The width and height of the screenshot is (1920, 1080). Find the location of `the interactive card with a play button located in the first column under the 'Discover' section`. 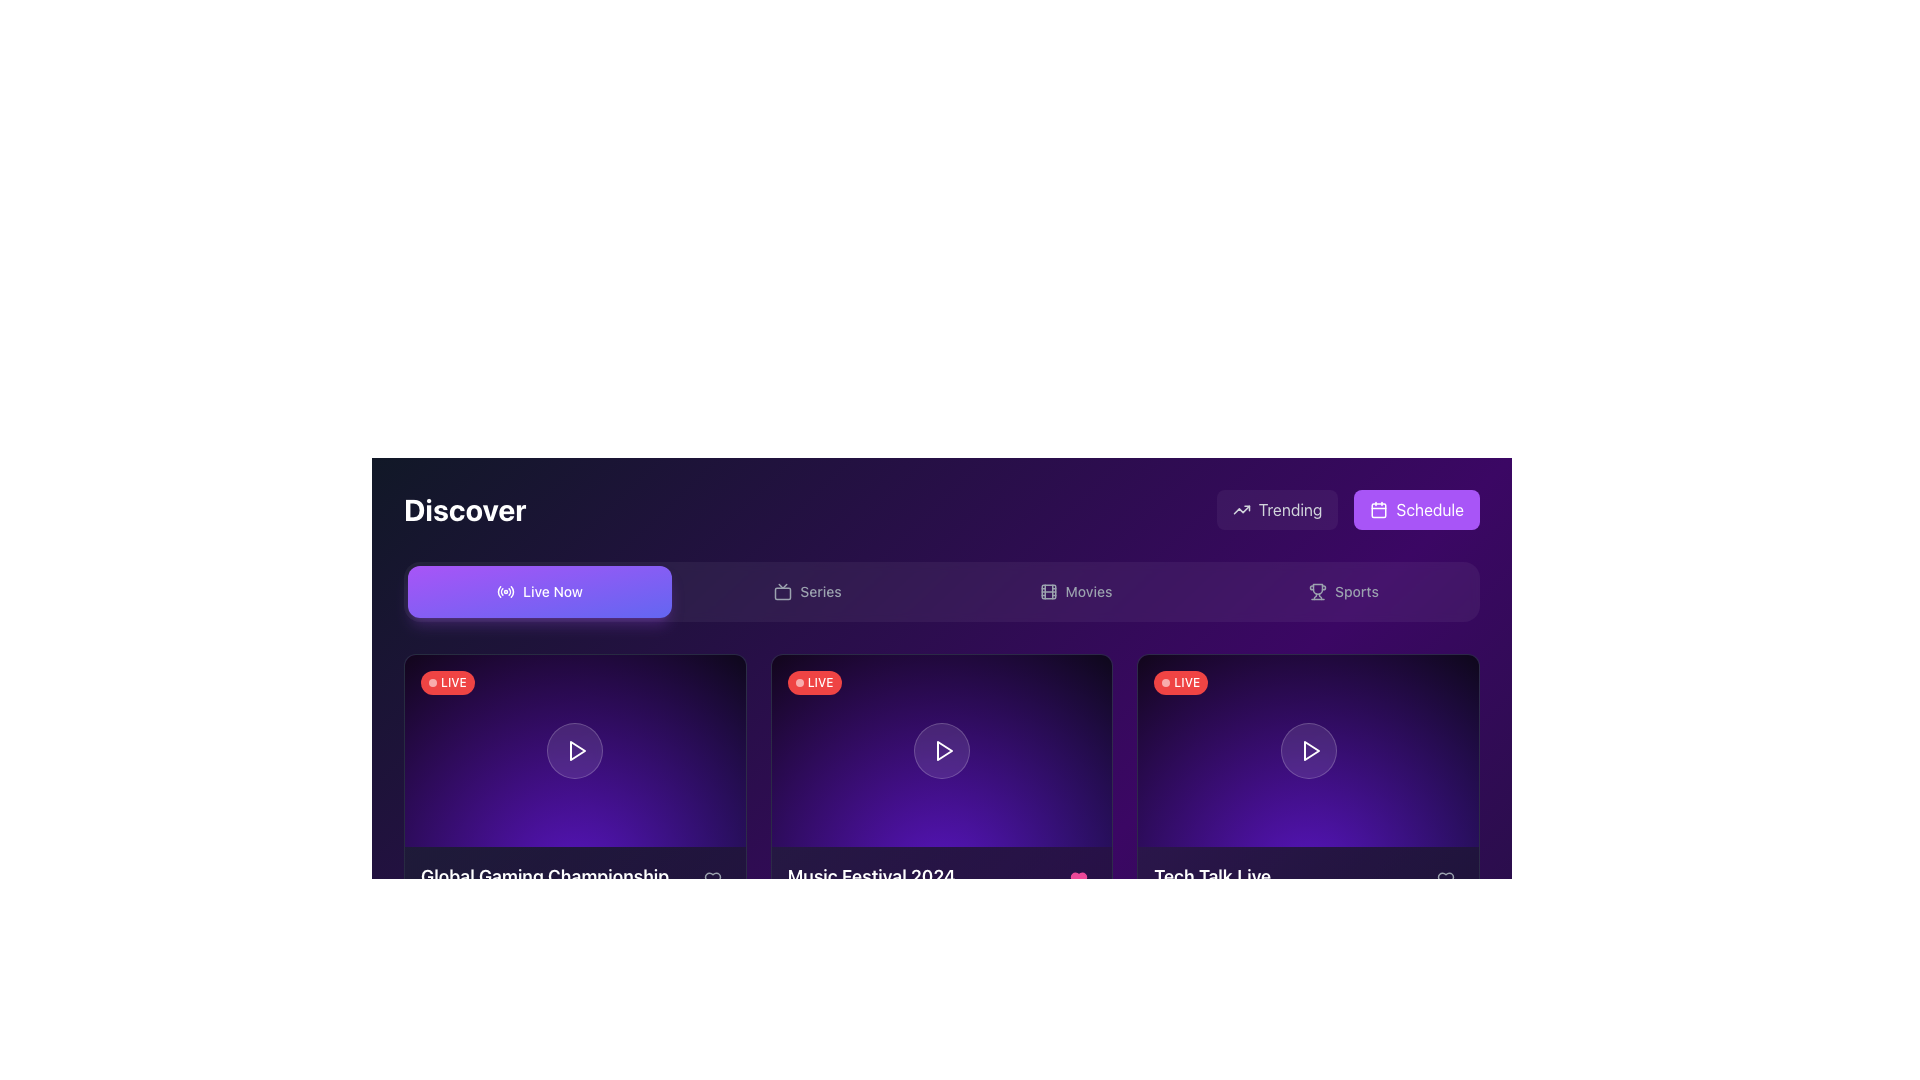

the interactive card with a play button located in the first column under the 'Discover' section is located at coordinates (574, 750).